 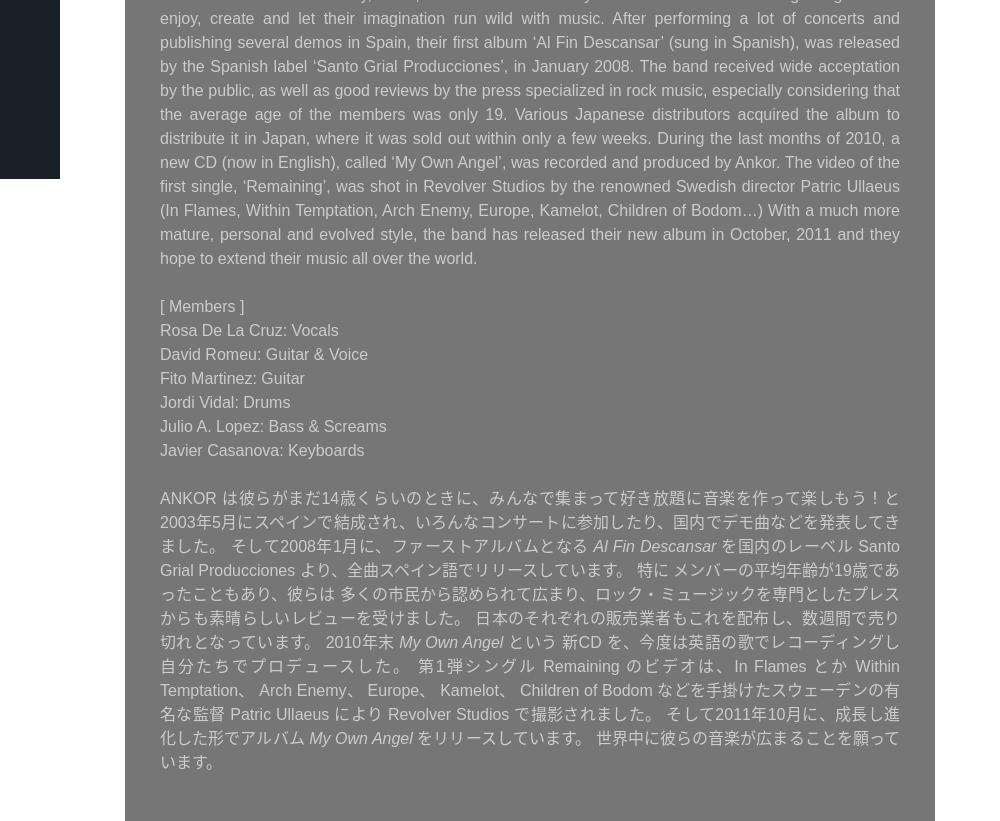 What do you see at coordinates (264, 354) in the screenshot?
I see `'David Romeu: Guitar & Voice'` at bounding box center [264, 354].